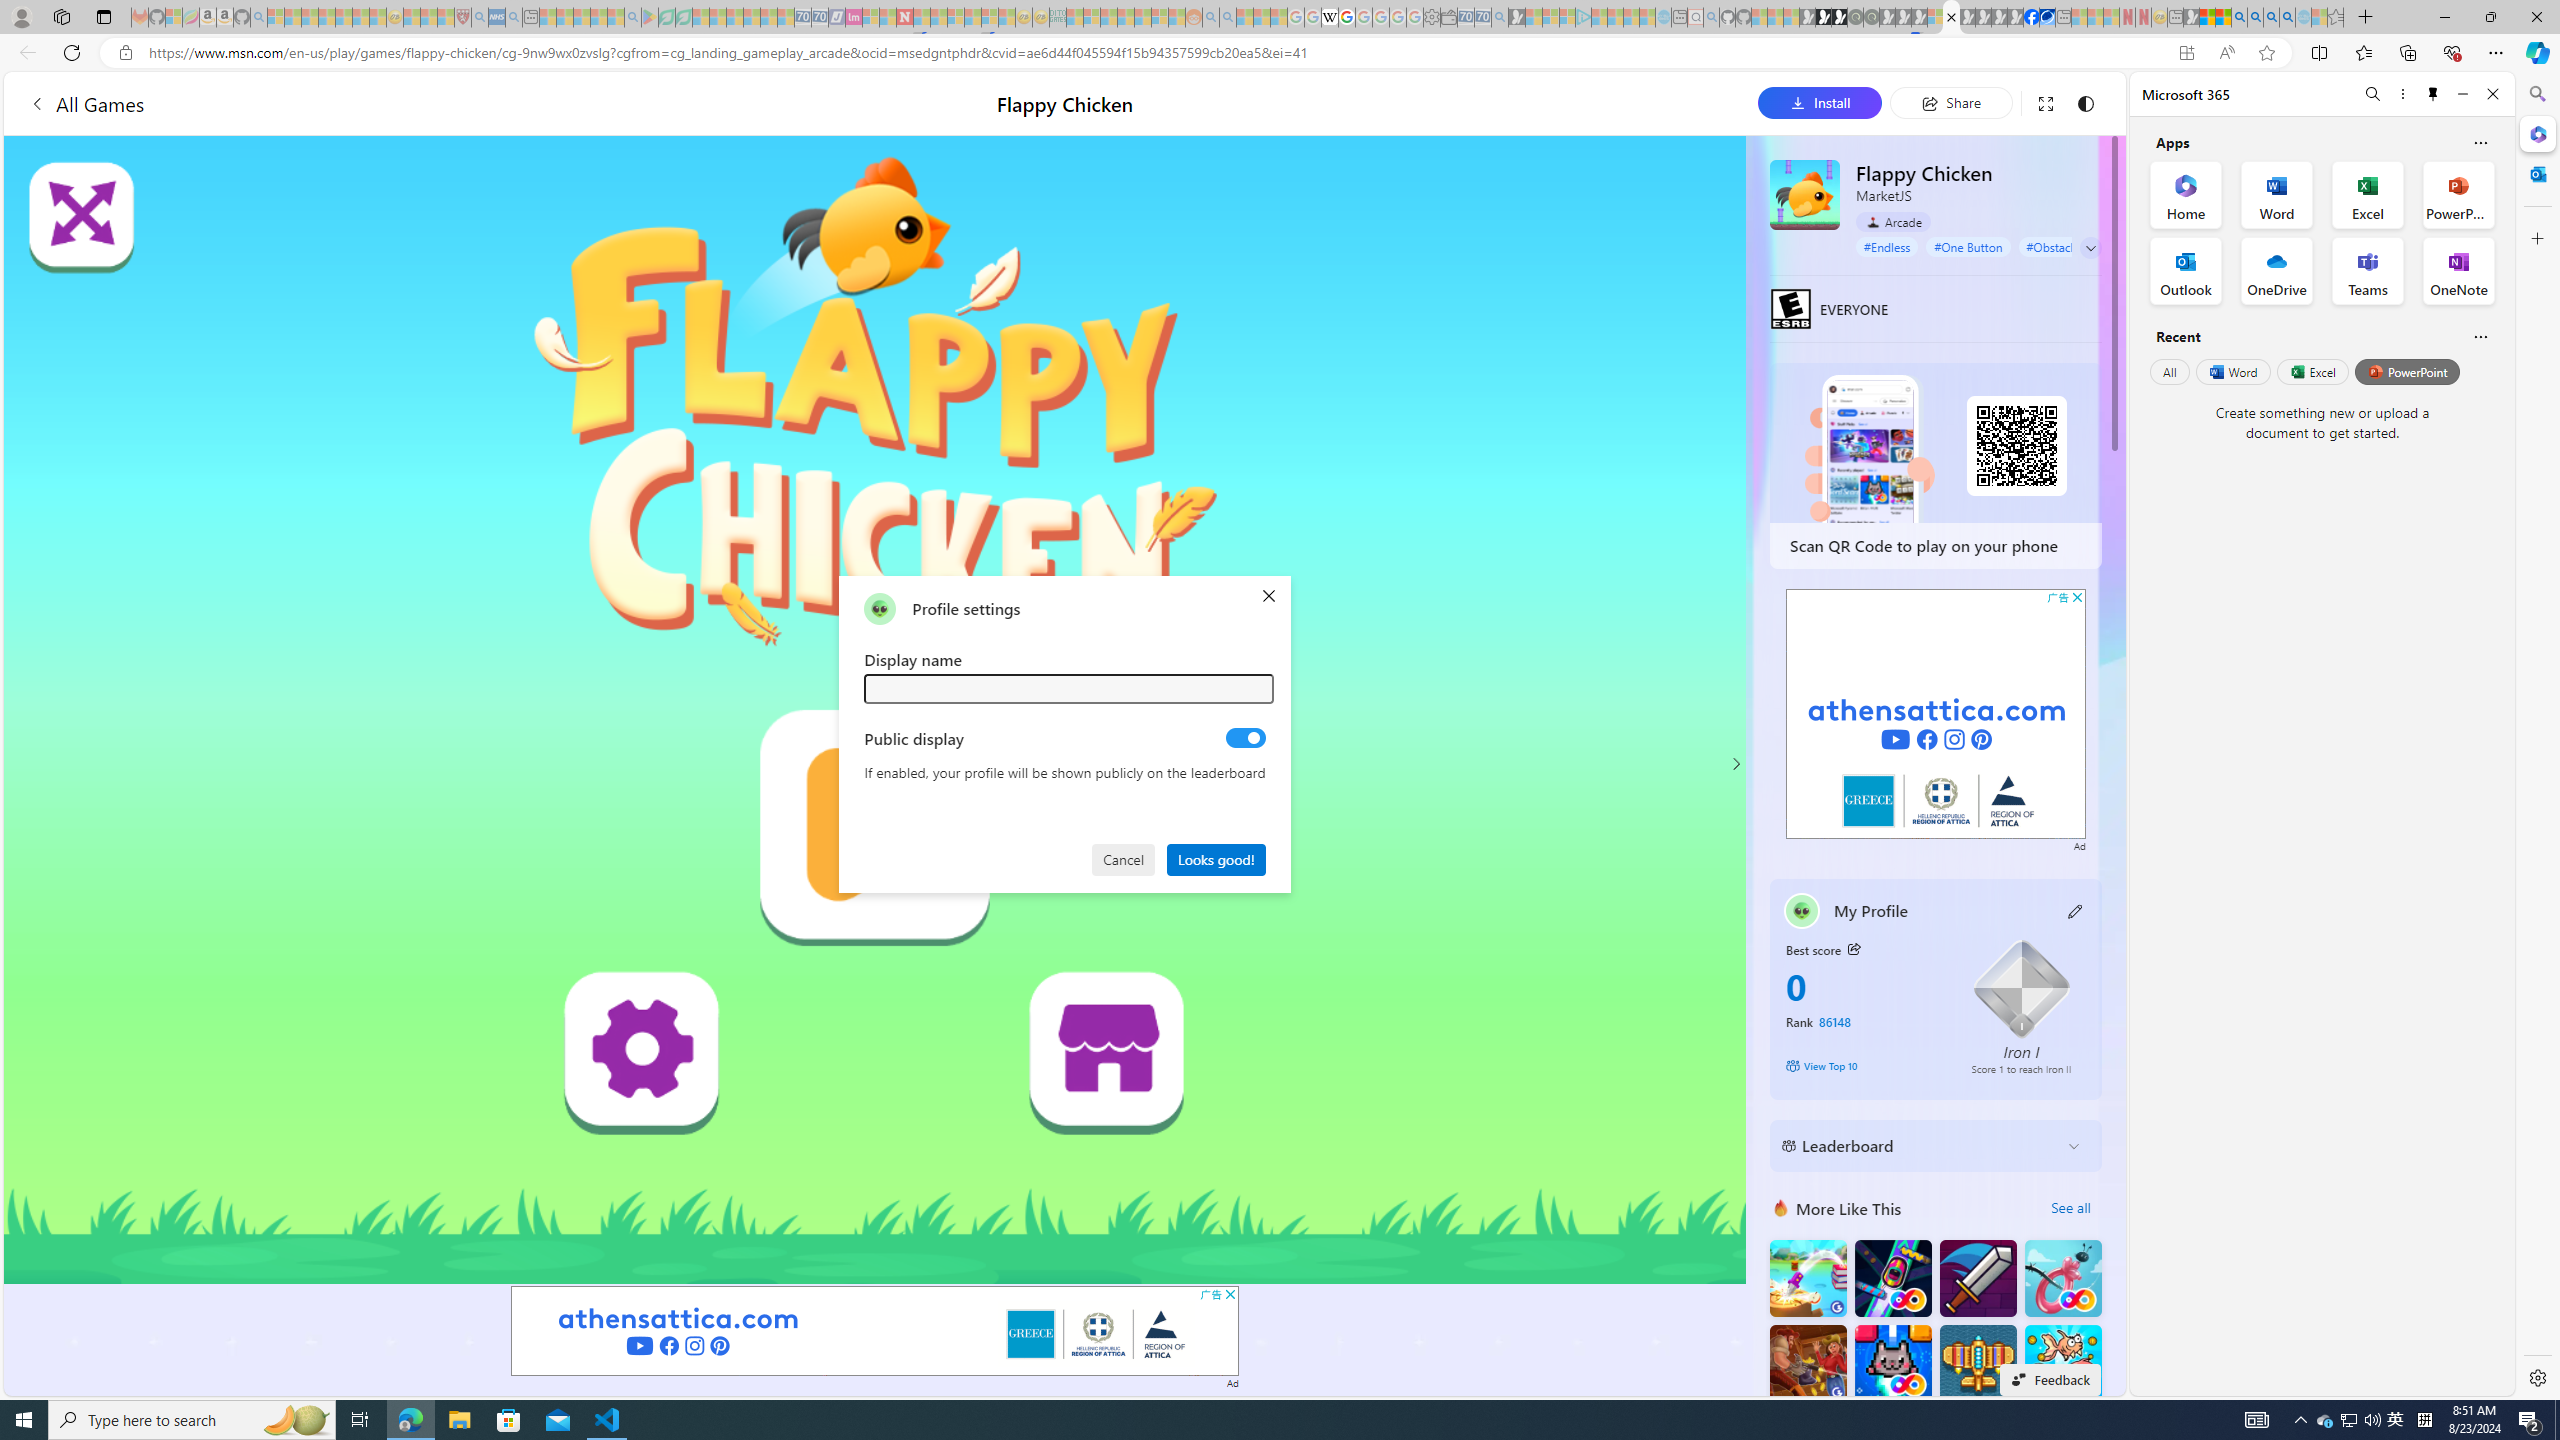 The image size is (2560, 1440). Describe the element at coordinates (1892, 222) in the screenshot. I see `'Arcade'` at that location.